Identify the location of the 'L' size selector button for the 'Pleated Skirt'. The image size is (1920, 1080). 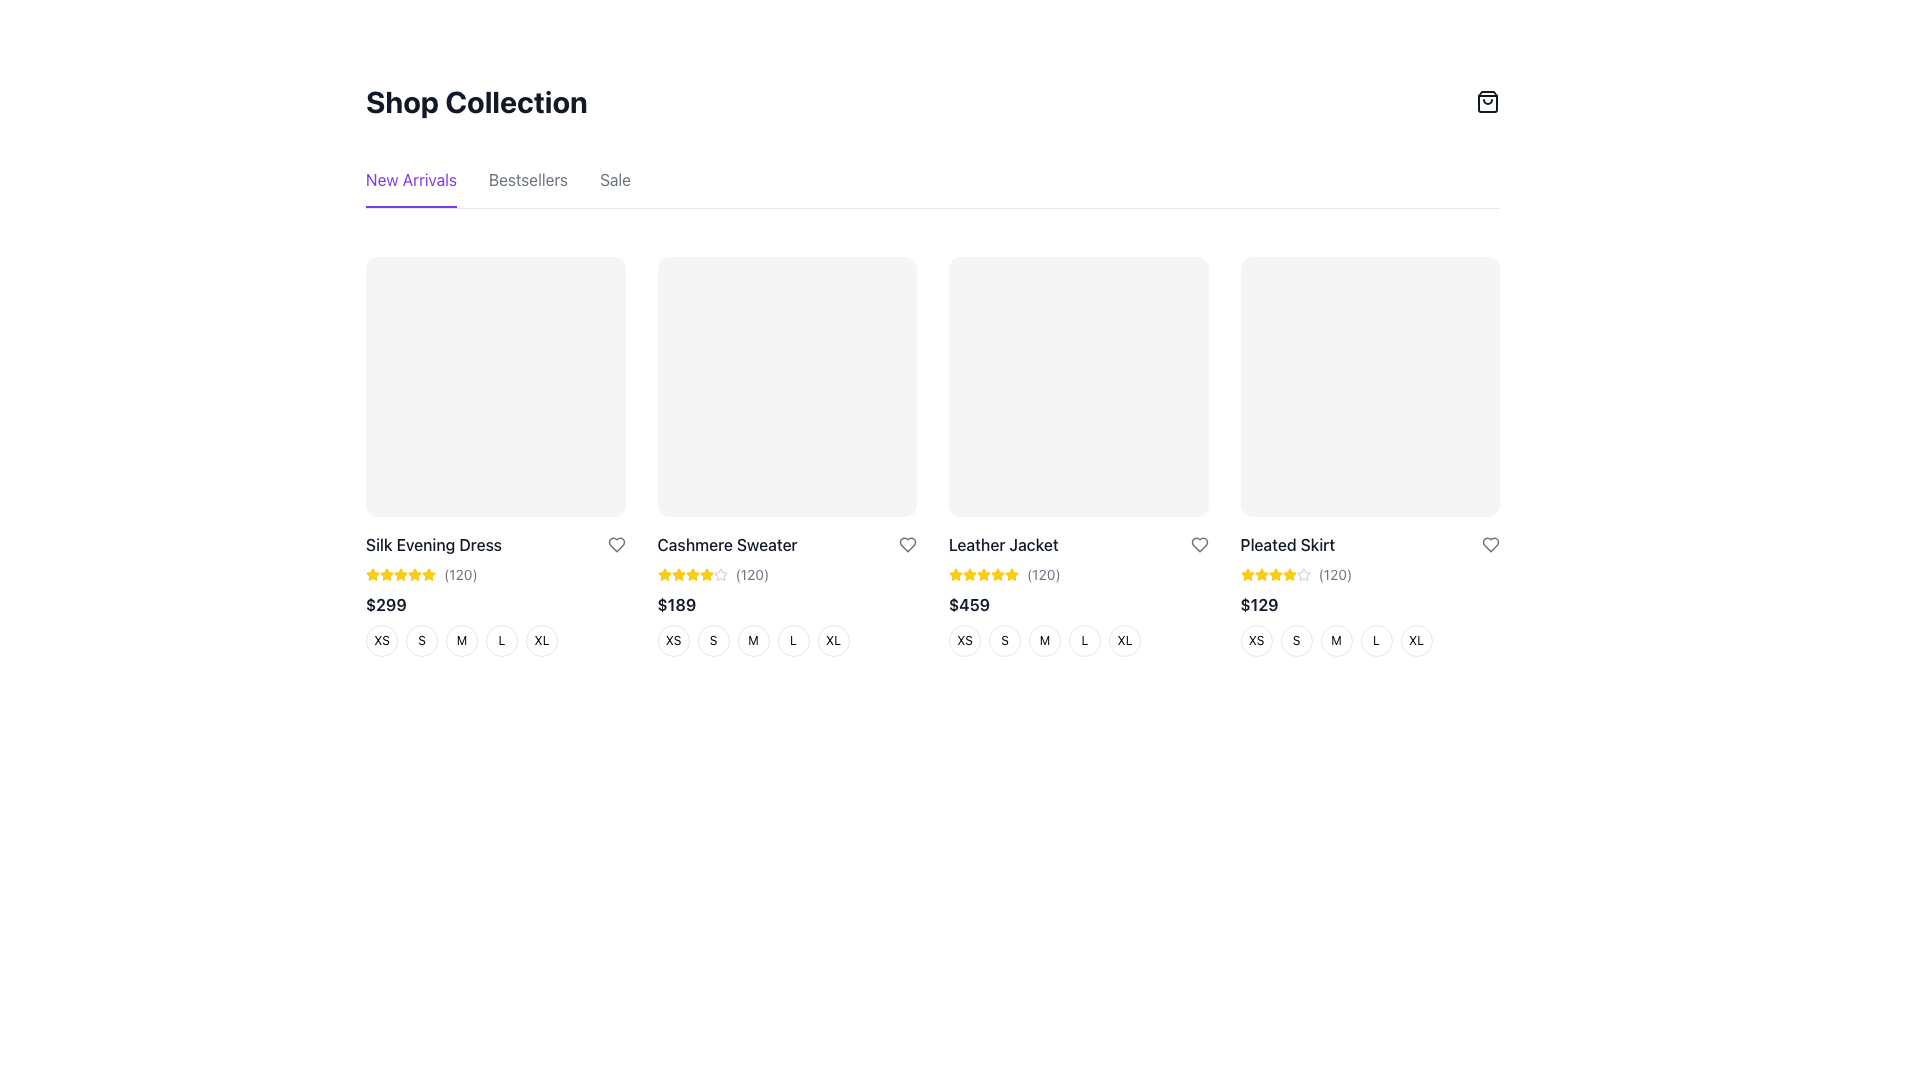
(1375, 640).